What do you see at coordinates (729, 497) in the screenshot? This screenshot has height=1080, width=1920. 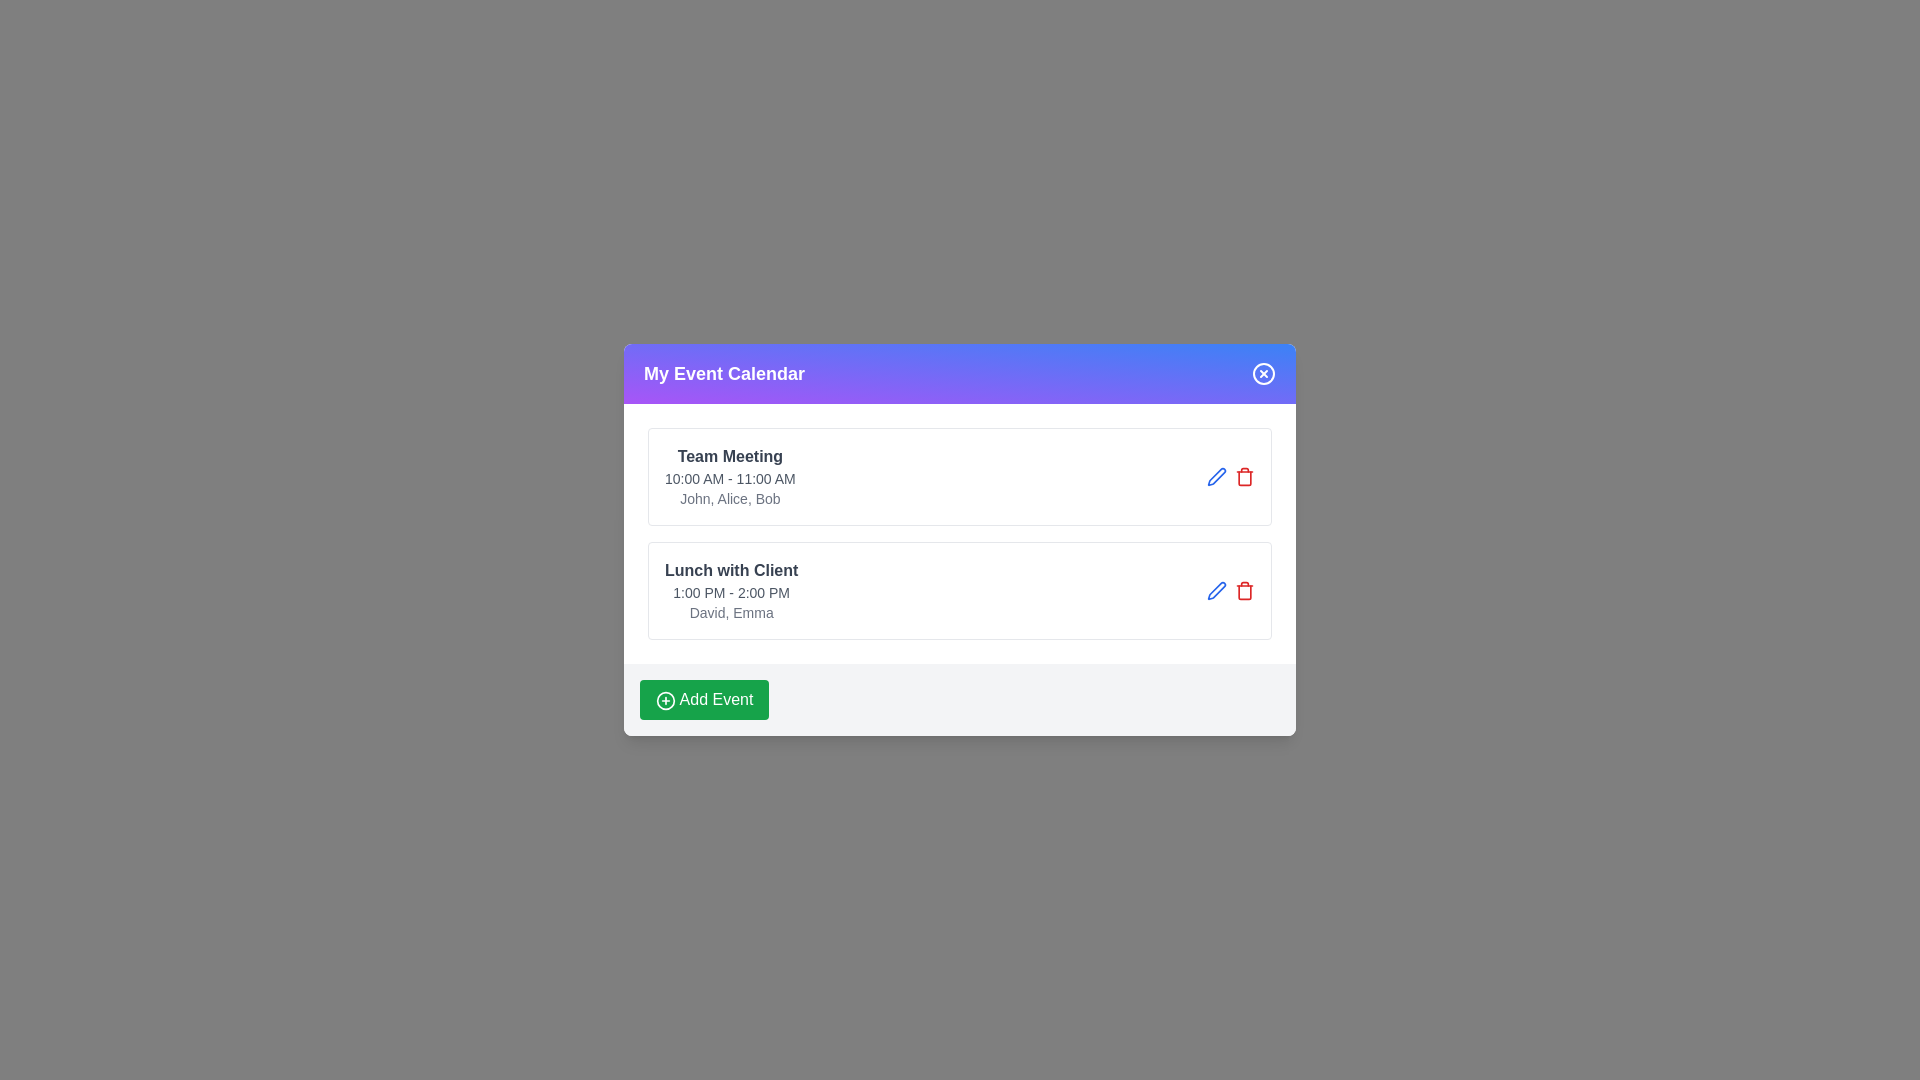 I see `the static text label that reads 'John, Alice, Bob.' located below the '10:00 AM - 11:00 AM' text in the 'Team Meeting' section of the calendar interface` at bounding box center [729, 497].